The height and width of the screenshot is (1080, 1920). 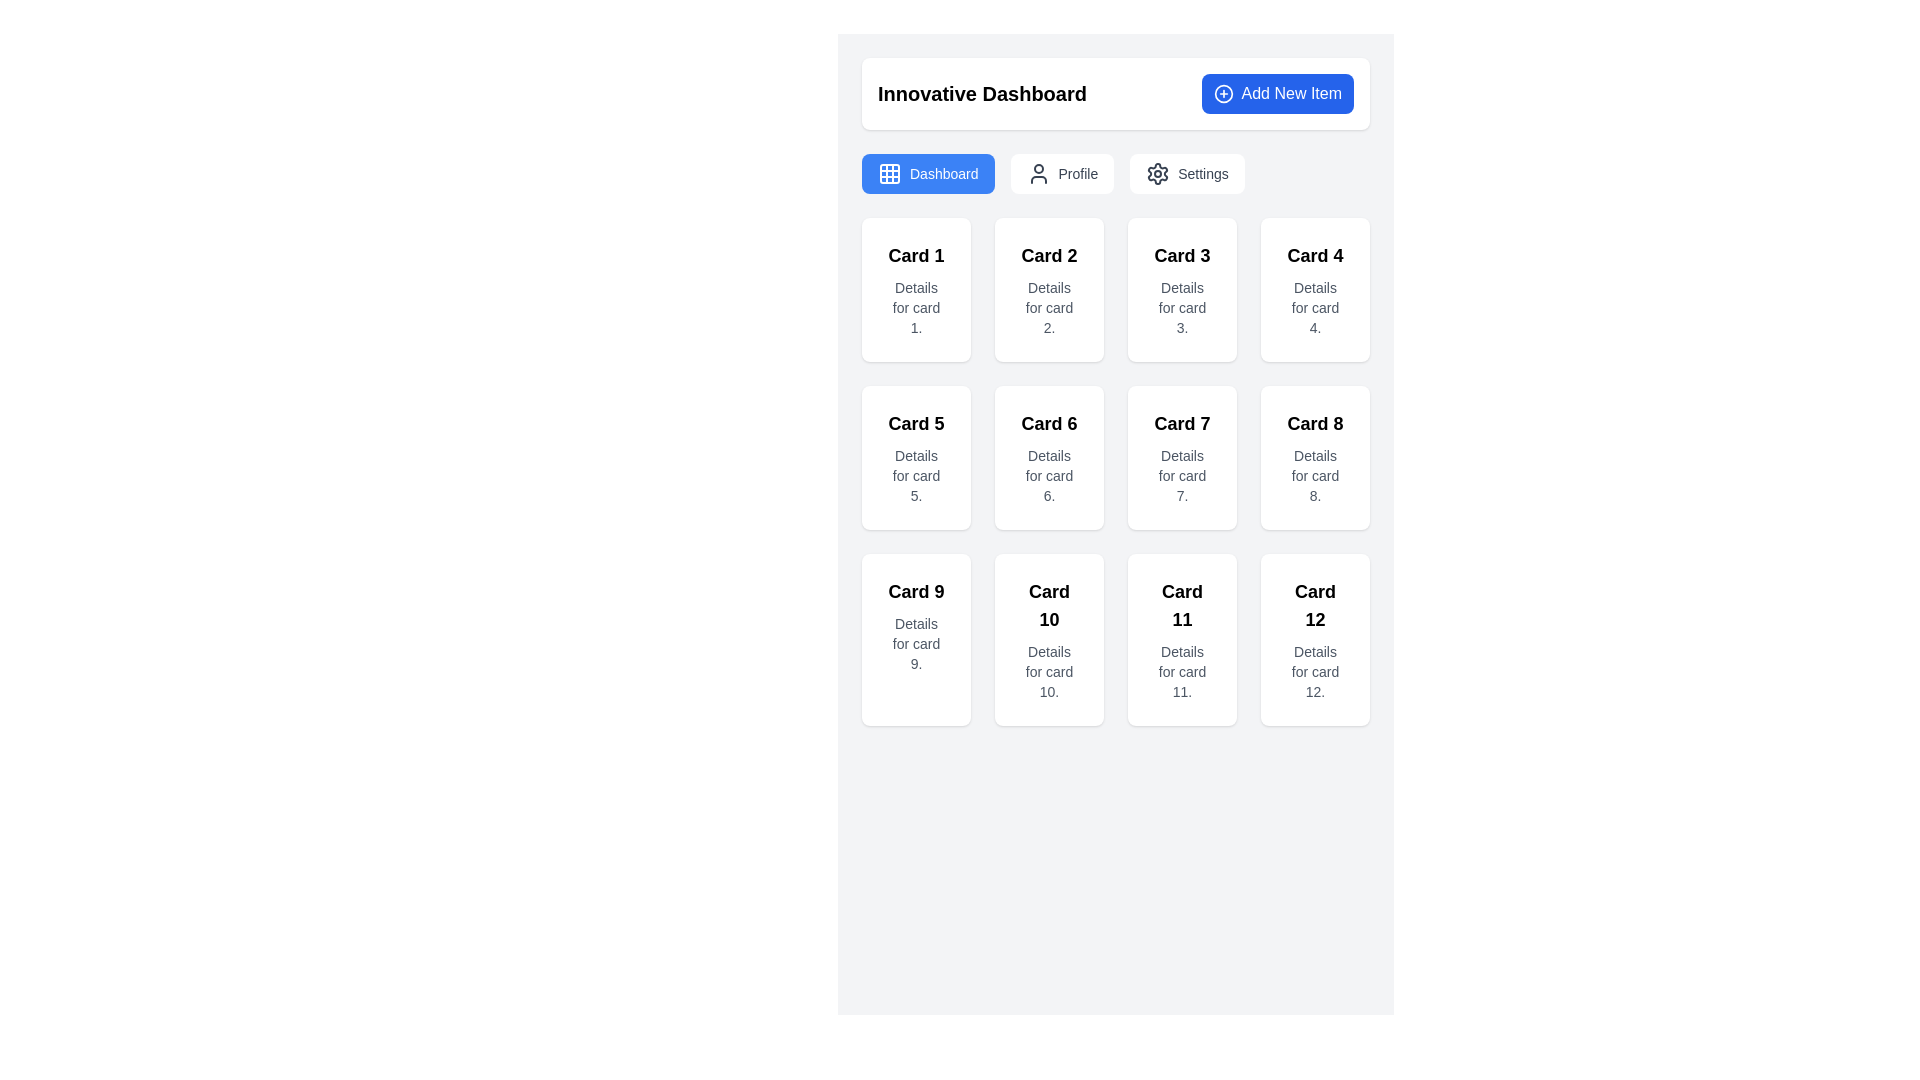 I want to click on the Text Label that serves as the card title, located in the top-left card of the grid, so click(x=915, y=254).